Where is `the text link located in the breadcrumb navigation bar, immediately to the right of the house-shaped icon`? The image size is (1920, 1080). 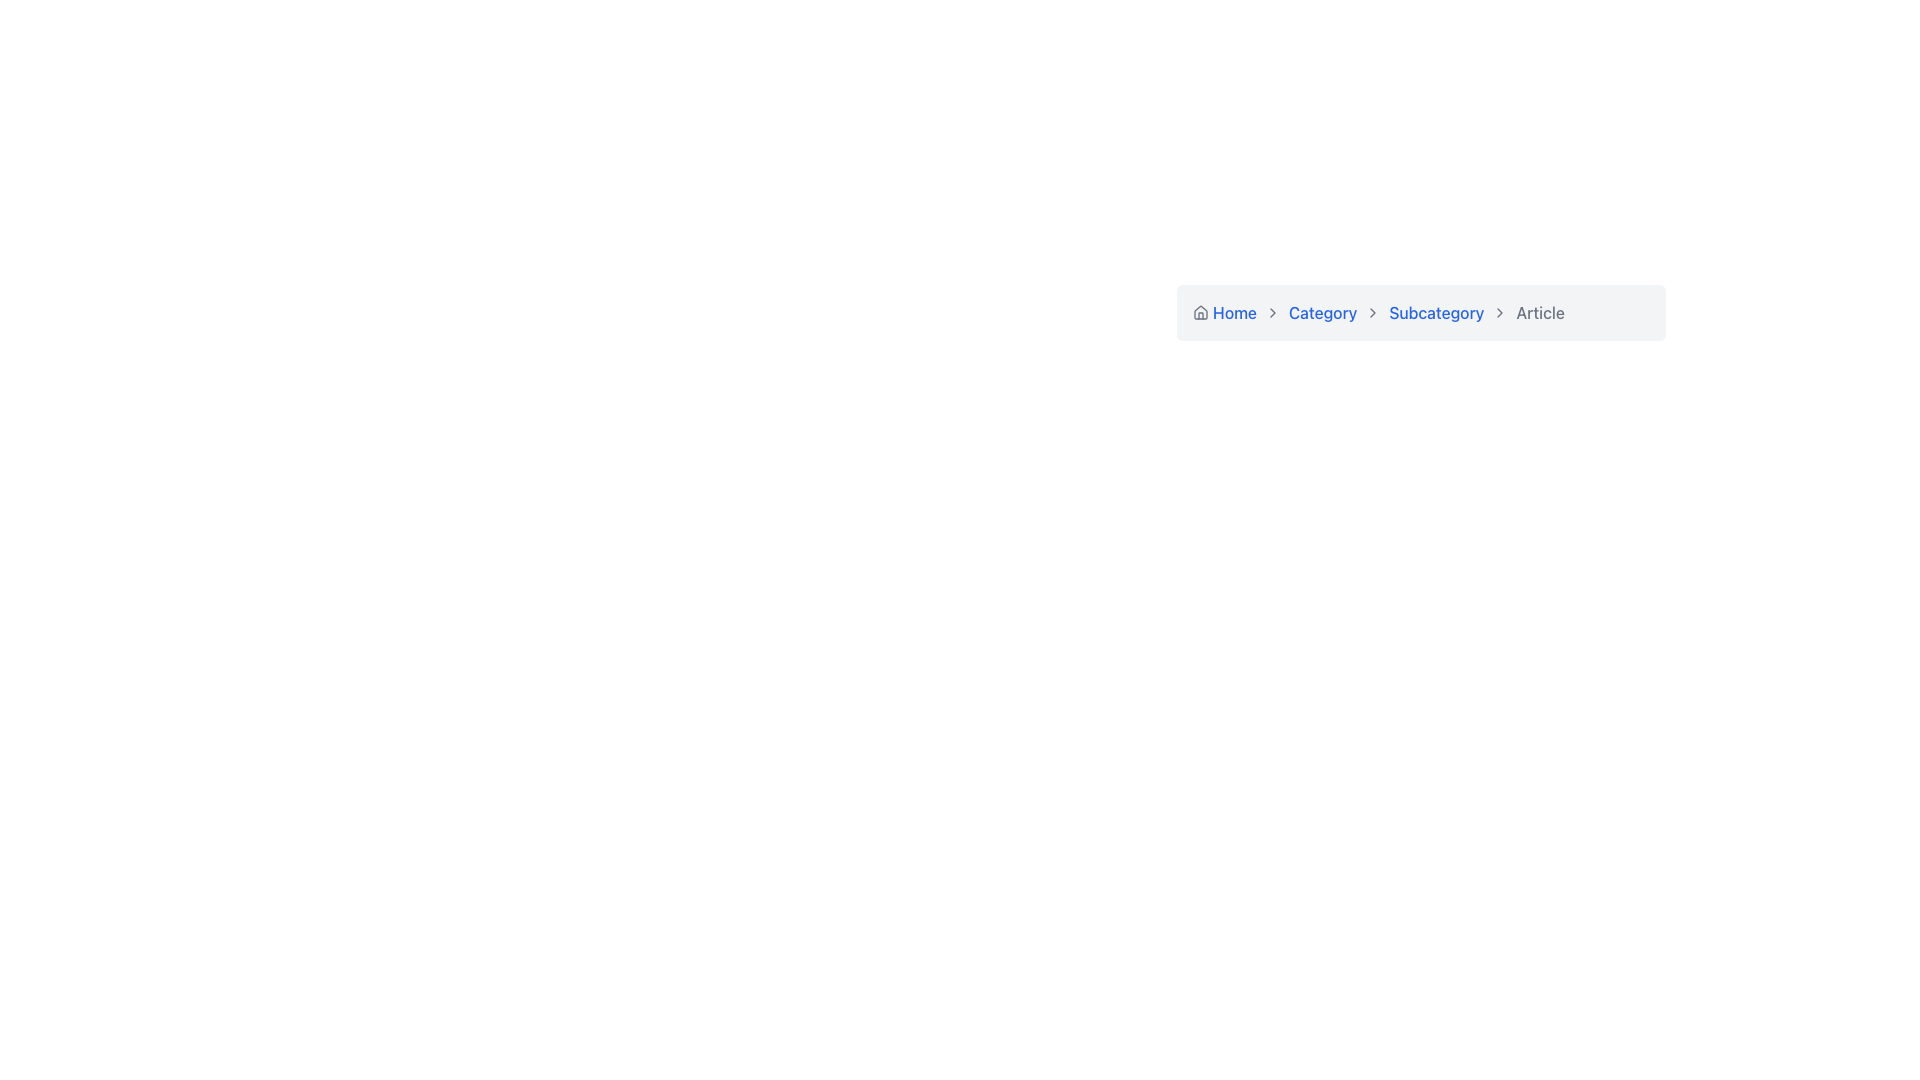 the text link located in the breadcrumb navigation bar, immediately to the right of the house-shaped icon is located at coordinates (1233, 312).